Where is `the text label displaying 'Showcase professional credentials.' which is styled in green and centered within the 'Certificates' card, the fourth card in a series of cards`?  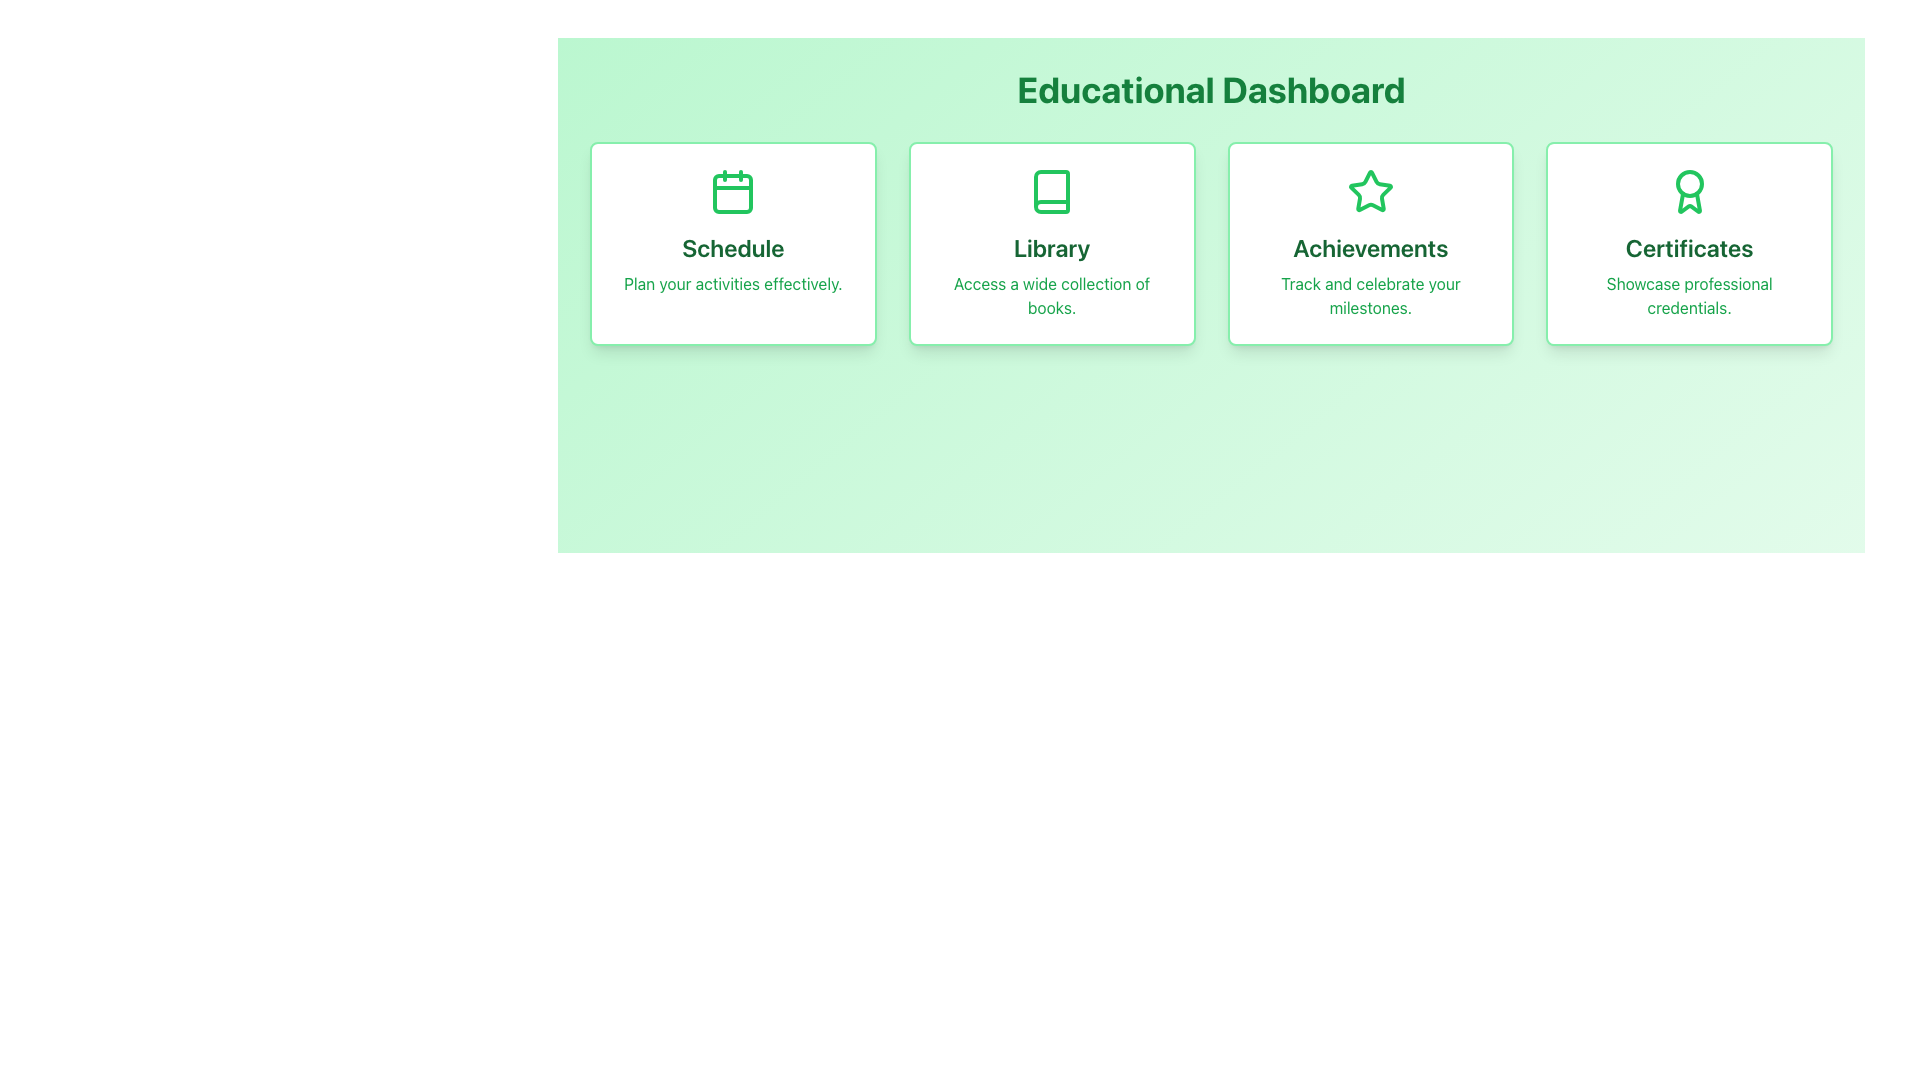
the text label displaying 'Showcase professional credentials.' which is styled in green and centered within the 'Certificates' card, the fourth card in a series of cards is located at coordinates (1688, 296).